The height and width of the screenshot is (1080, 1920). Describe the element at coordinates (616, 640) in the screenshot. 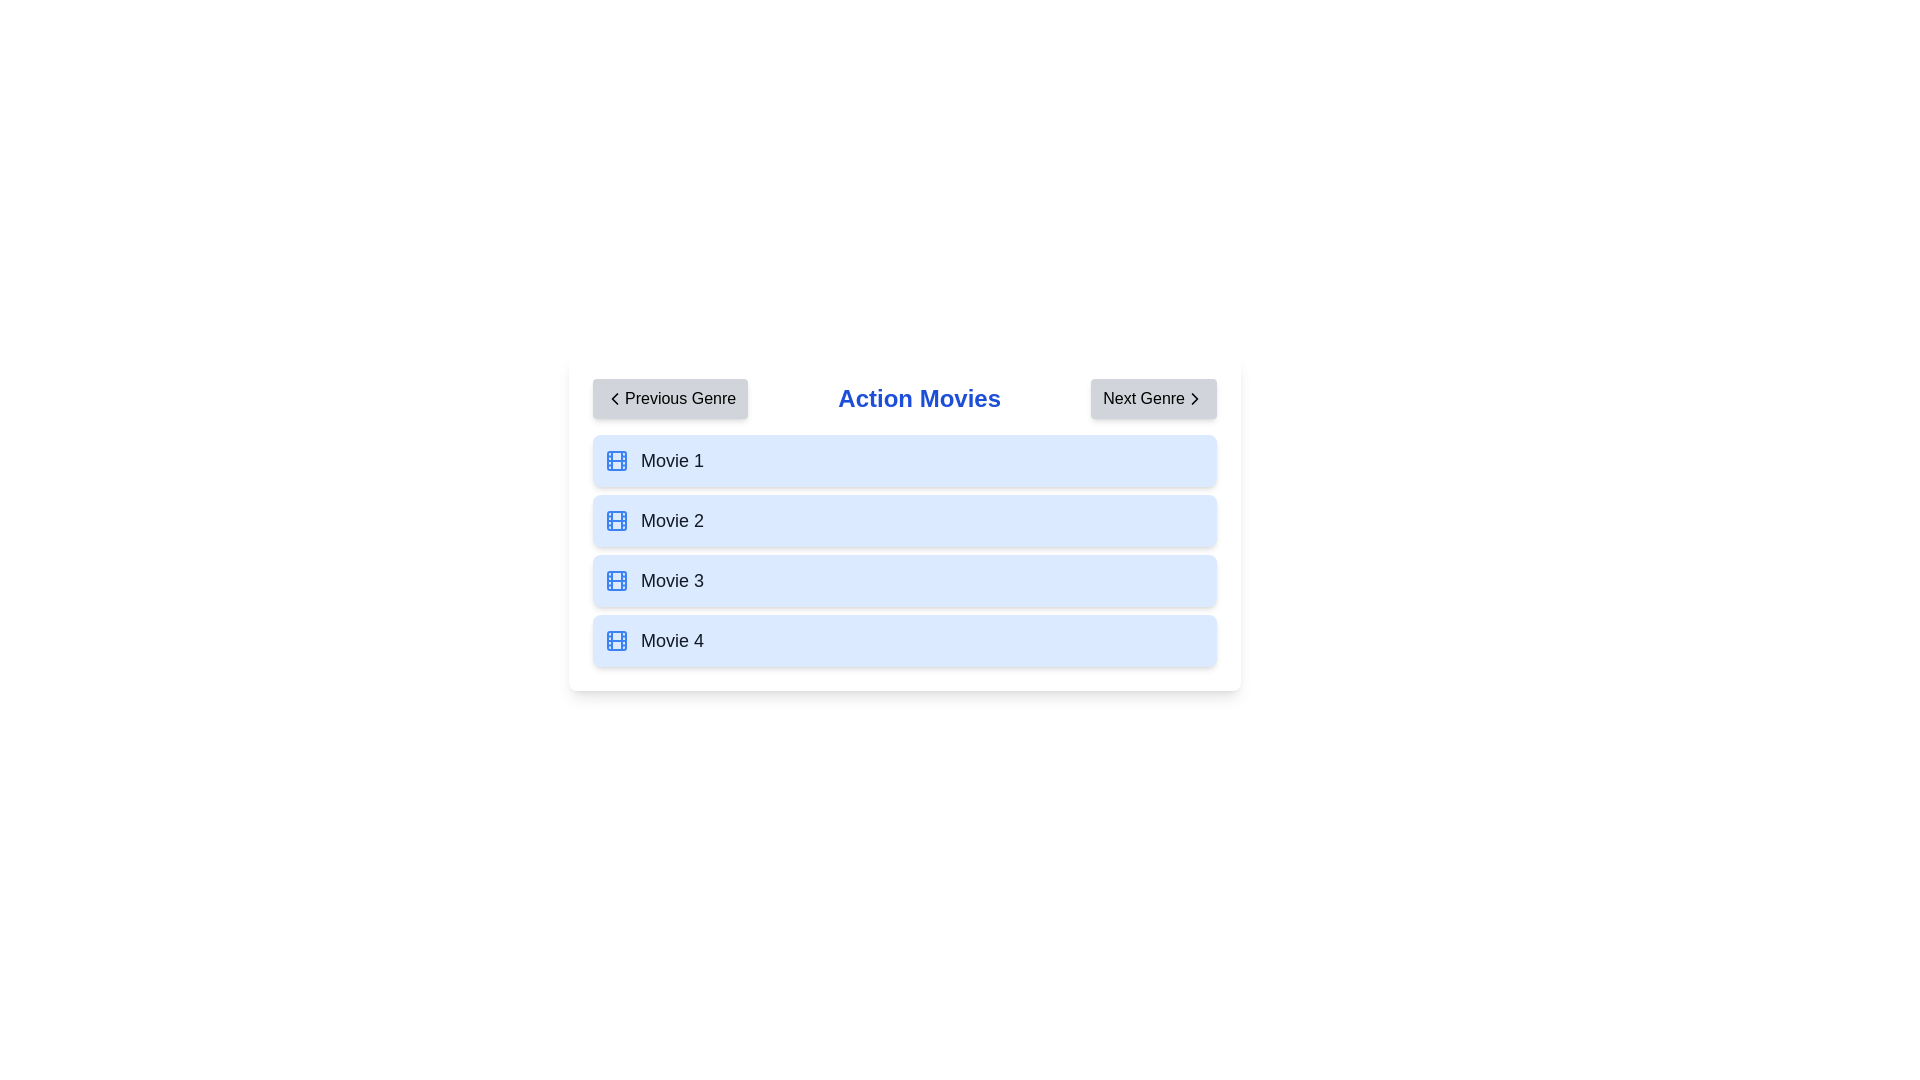

I see `the decorative graphical element within the film icon, which is a small rectangular shape located to the left of the 'Movie 4' text` at that location.